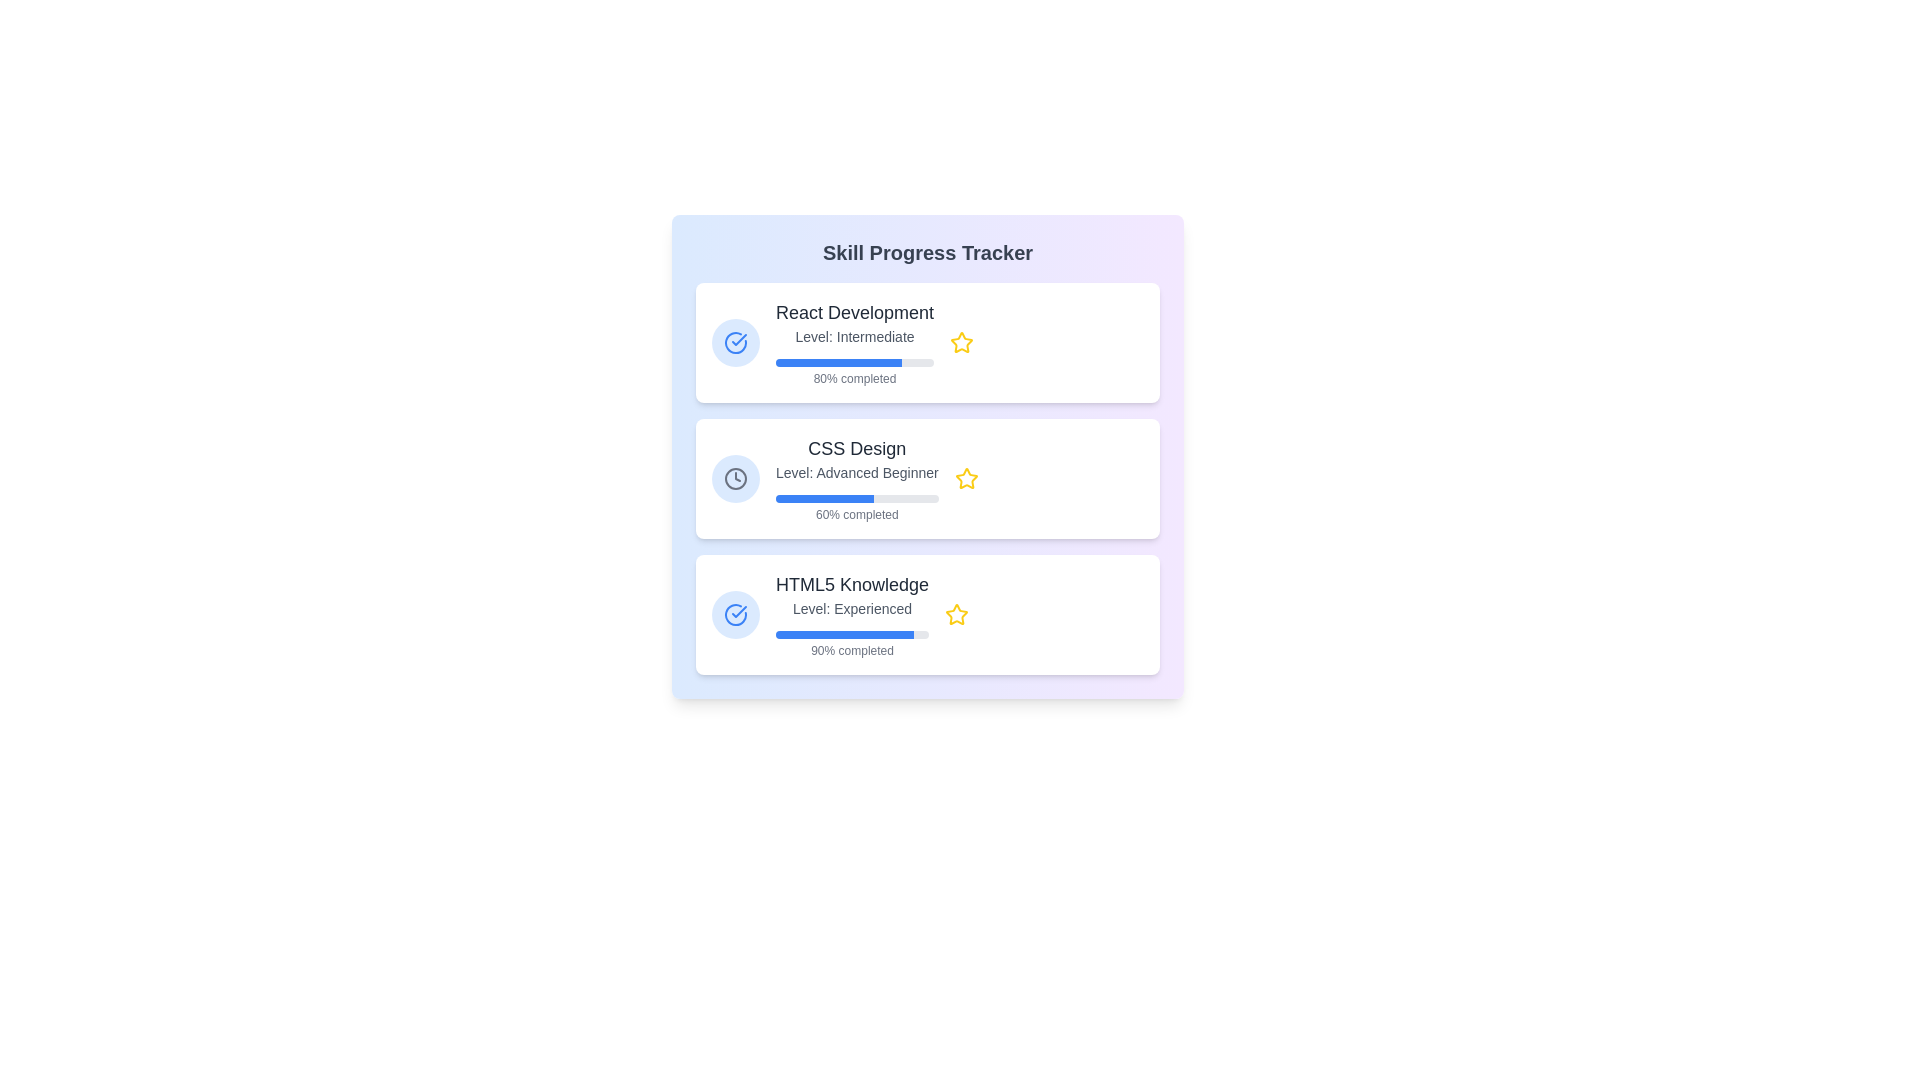  Describe the element at coordinates (857, 447) in the screenshot. I see `text label that serves as the title or identifier for the skill progress section, located above the level description and progress indicator` at that location.